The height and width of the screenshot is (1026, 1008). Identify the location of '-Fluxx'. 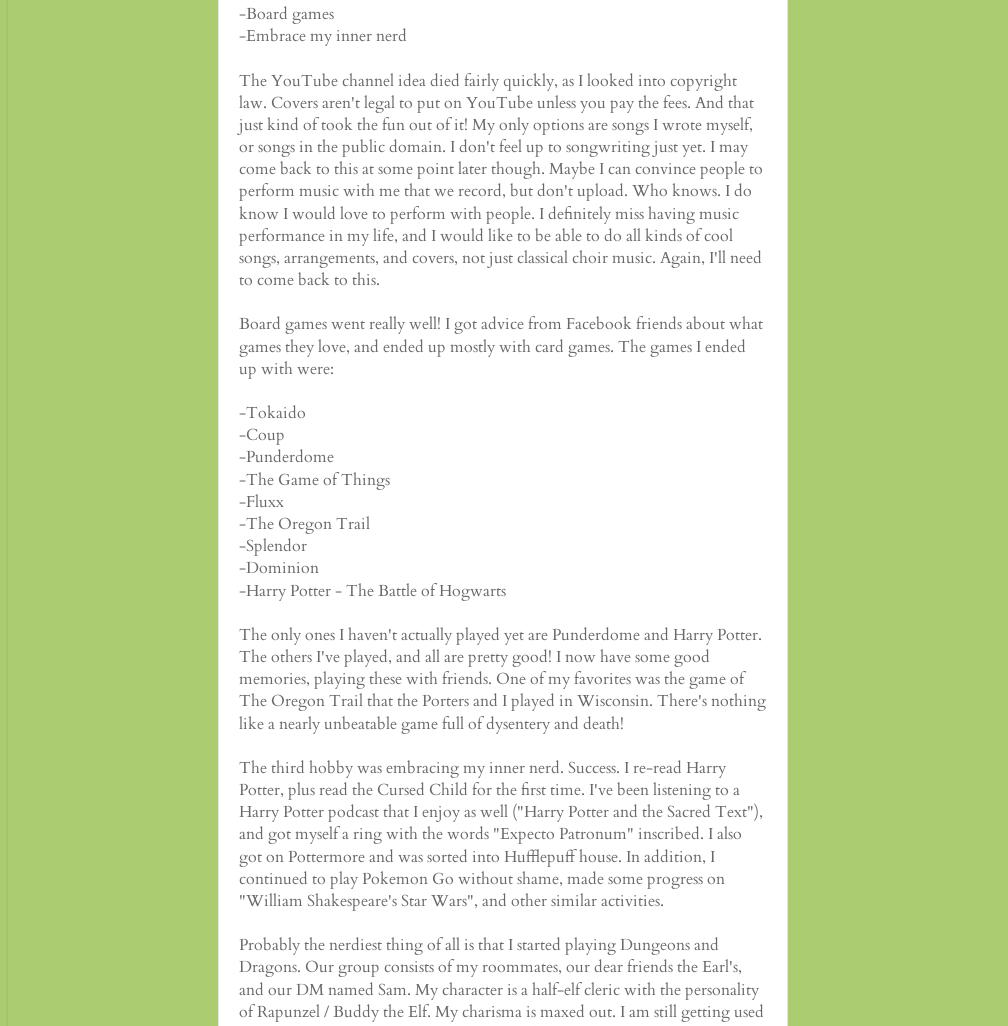
(261, 499).